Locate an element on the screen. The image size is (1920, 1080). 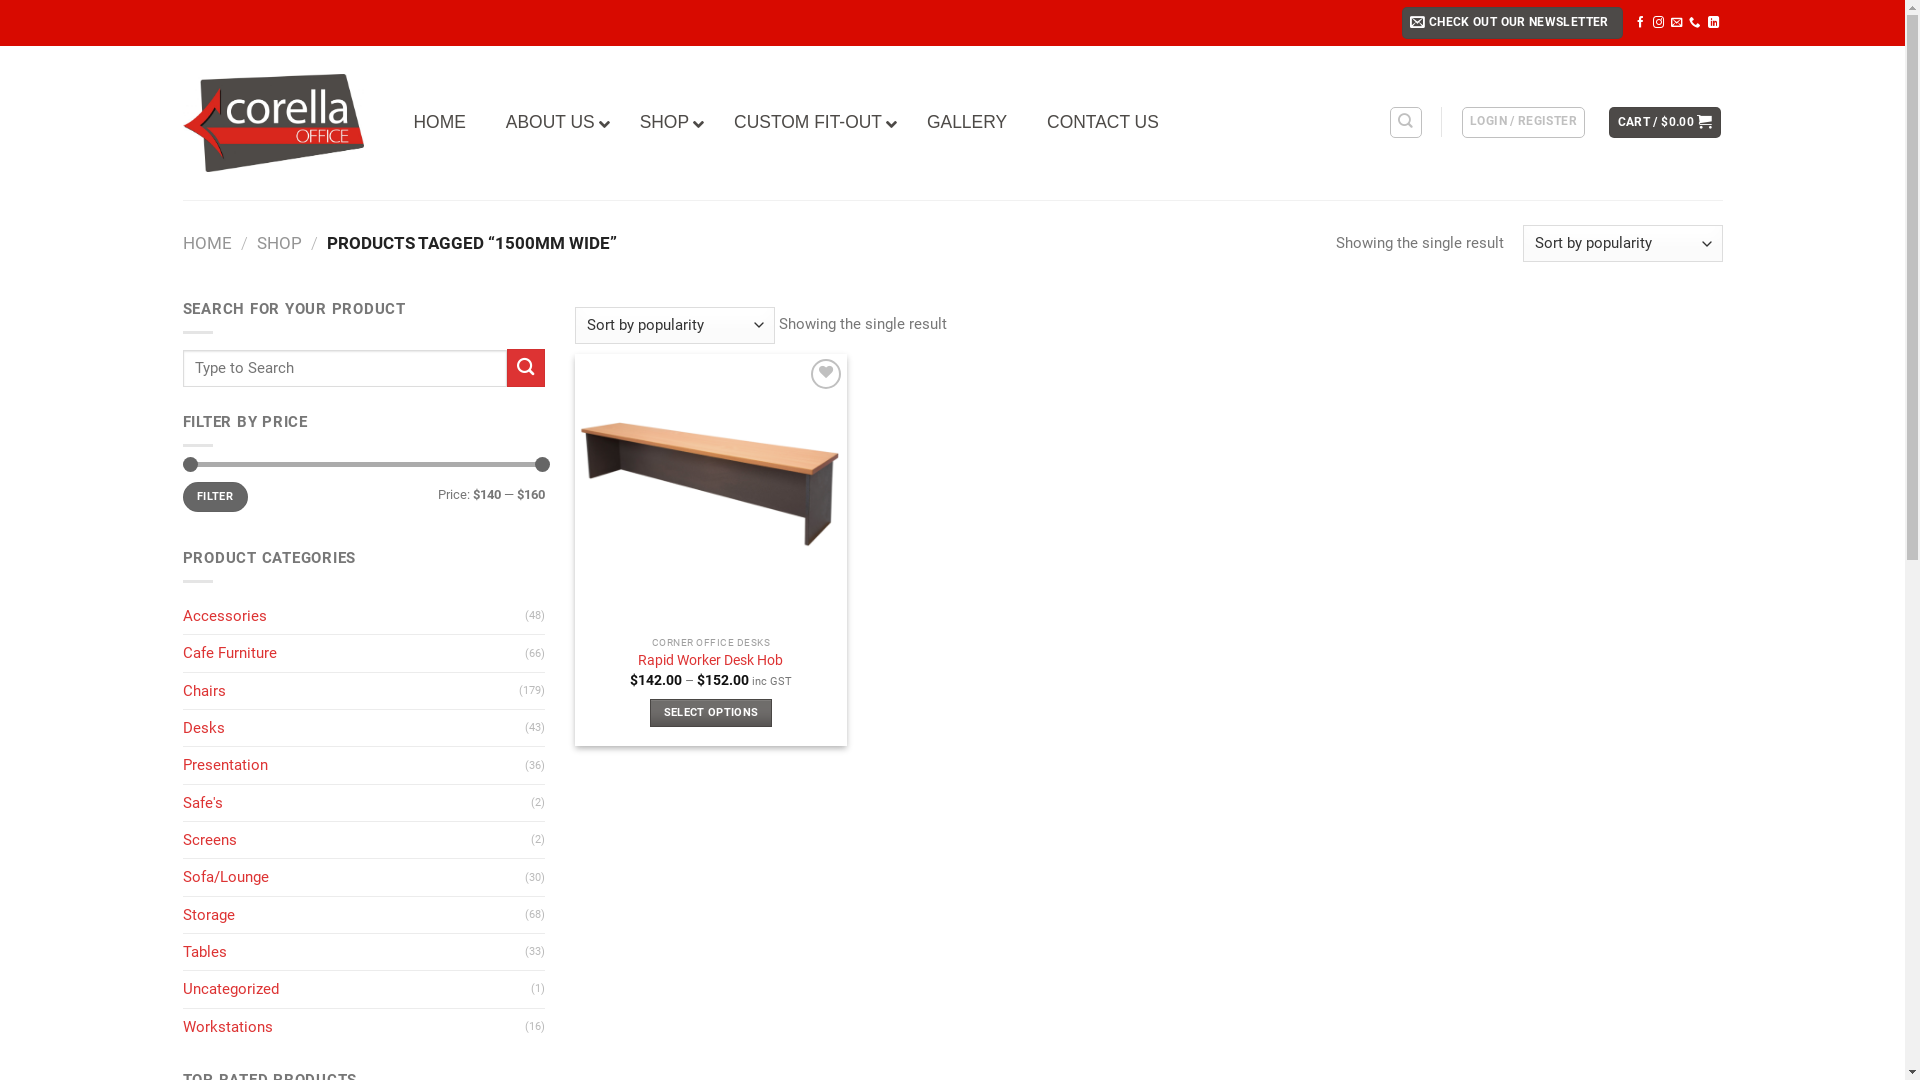
'Tables' is located at coordinates (353, 951).